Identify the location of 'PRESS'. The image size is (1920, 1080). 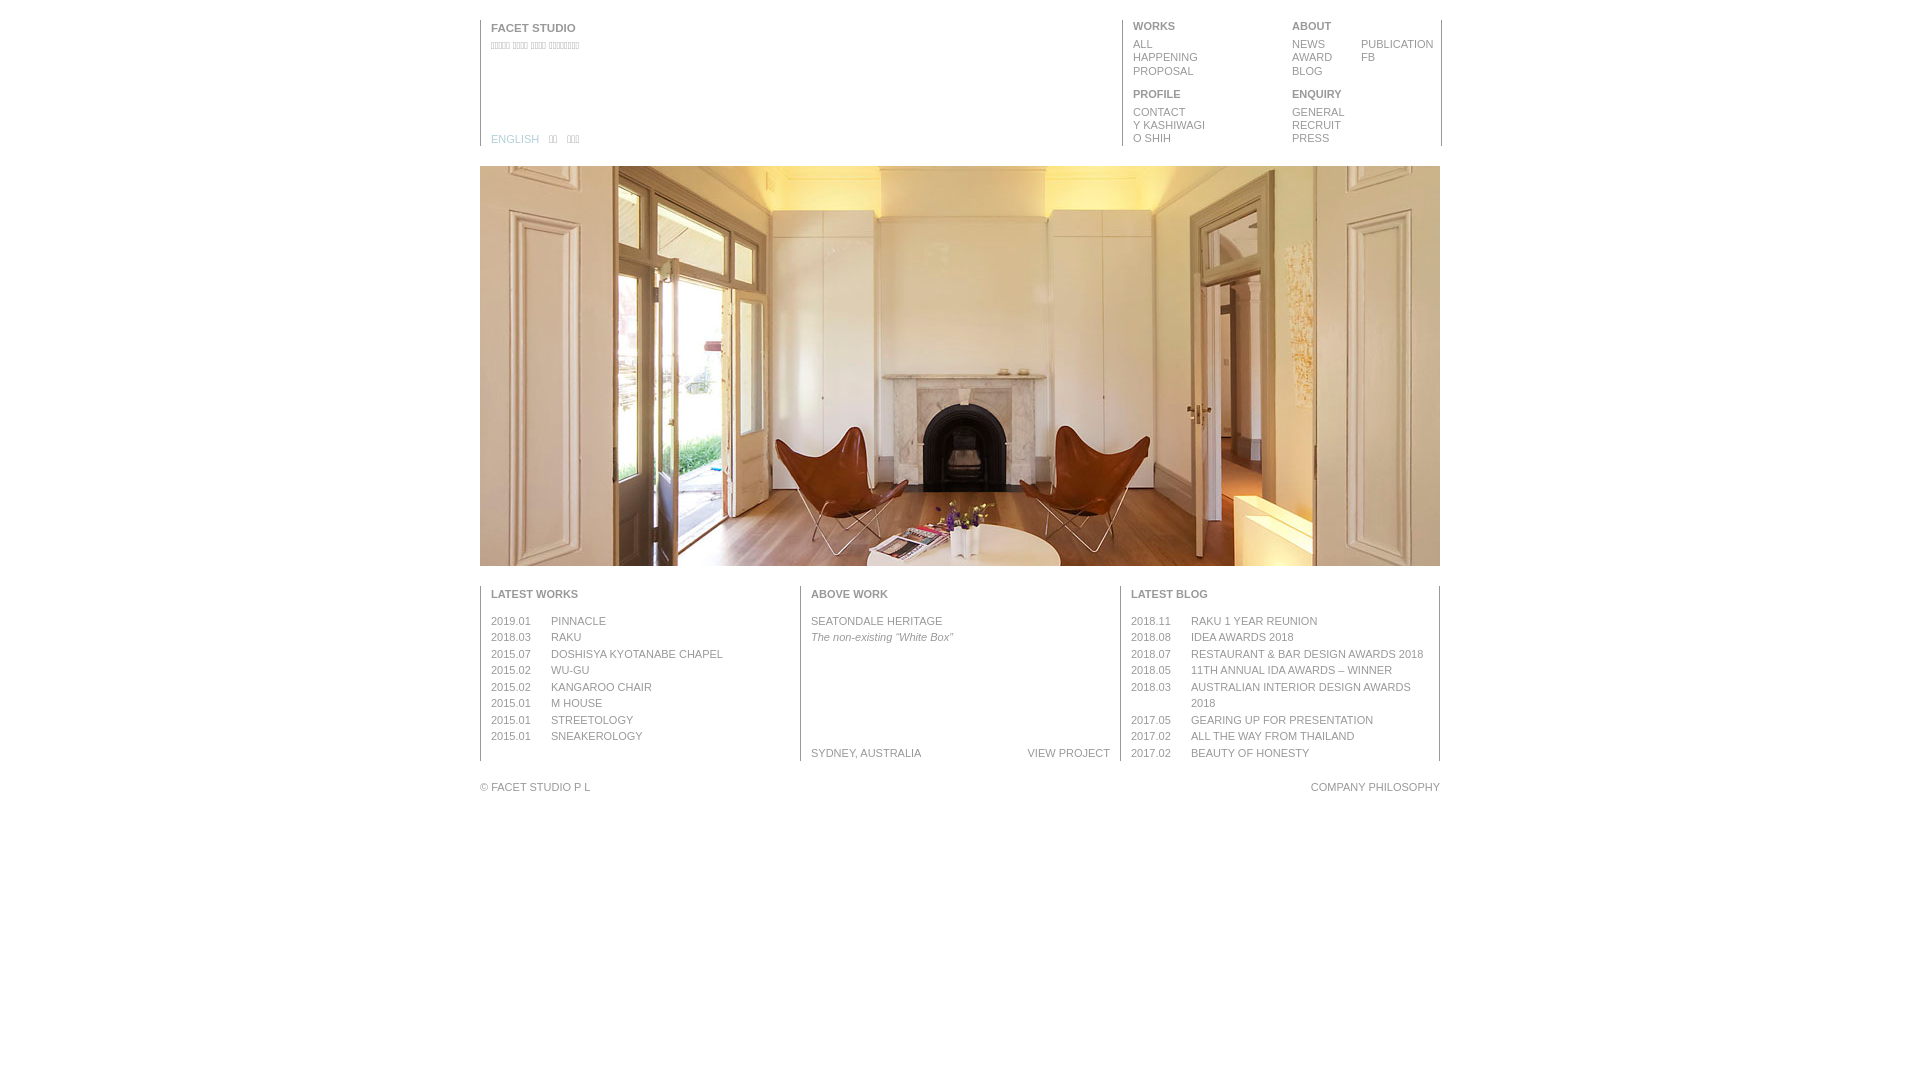
(1365, 137).